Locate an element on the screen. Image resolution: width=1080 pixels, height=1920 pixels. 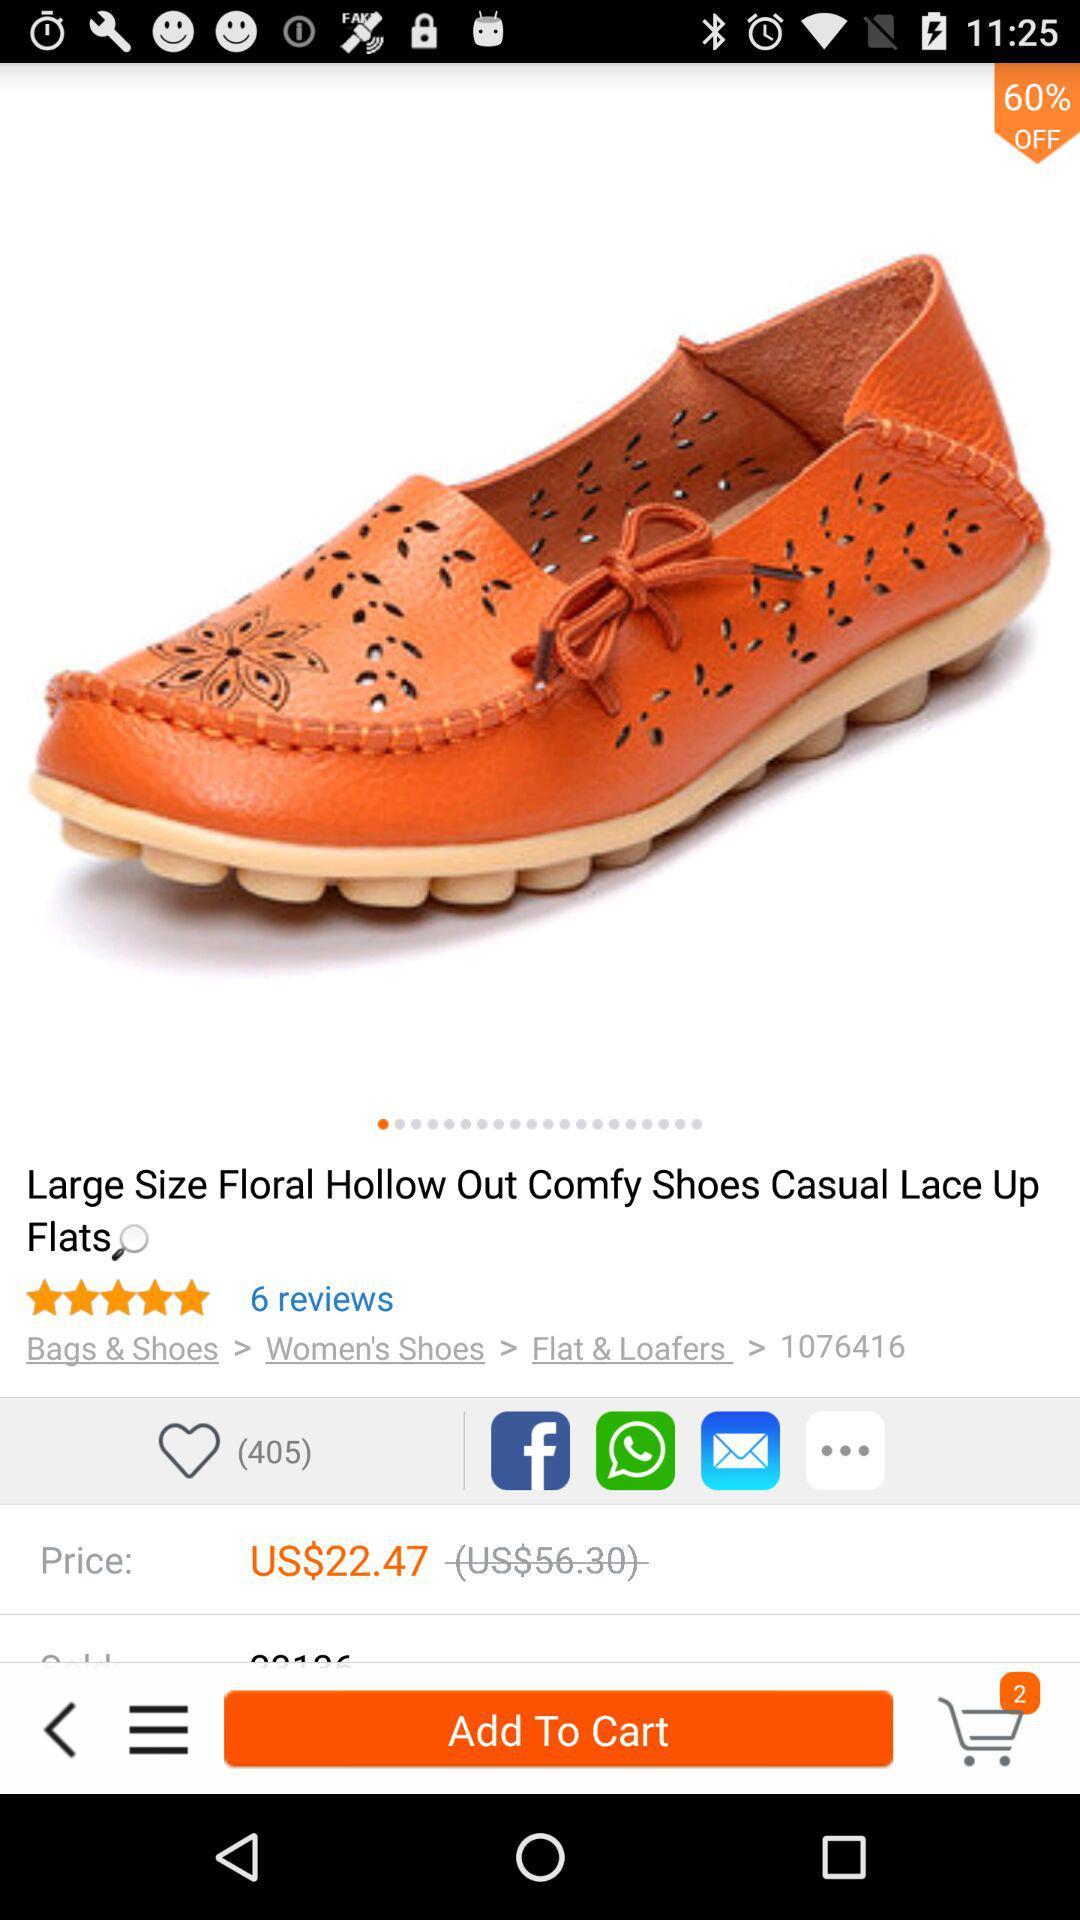
larger image is located at coordinates (540, 602).